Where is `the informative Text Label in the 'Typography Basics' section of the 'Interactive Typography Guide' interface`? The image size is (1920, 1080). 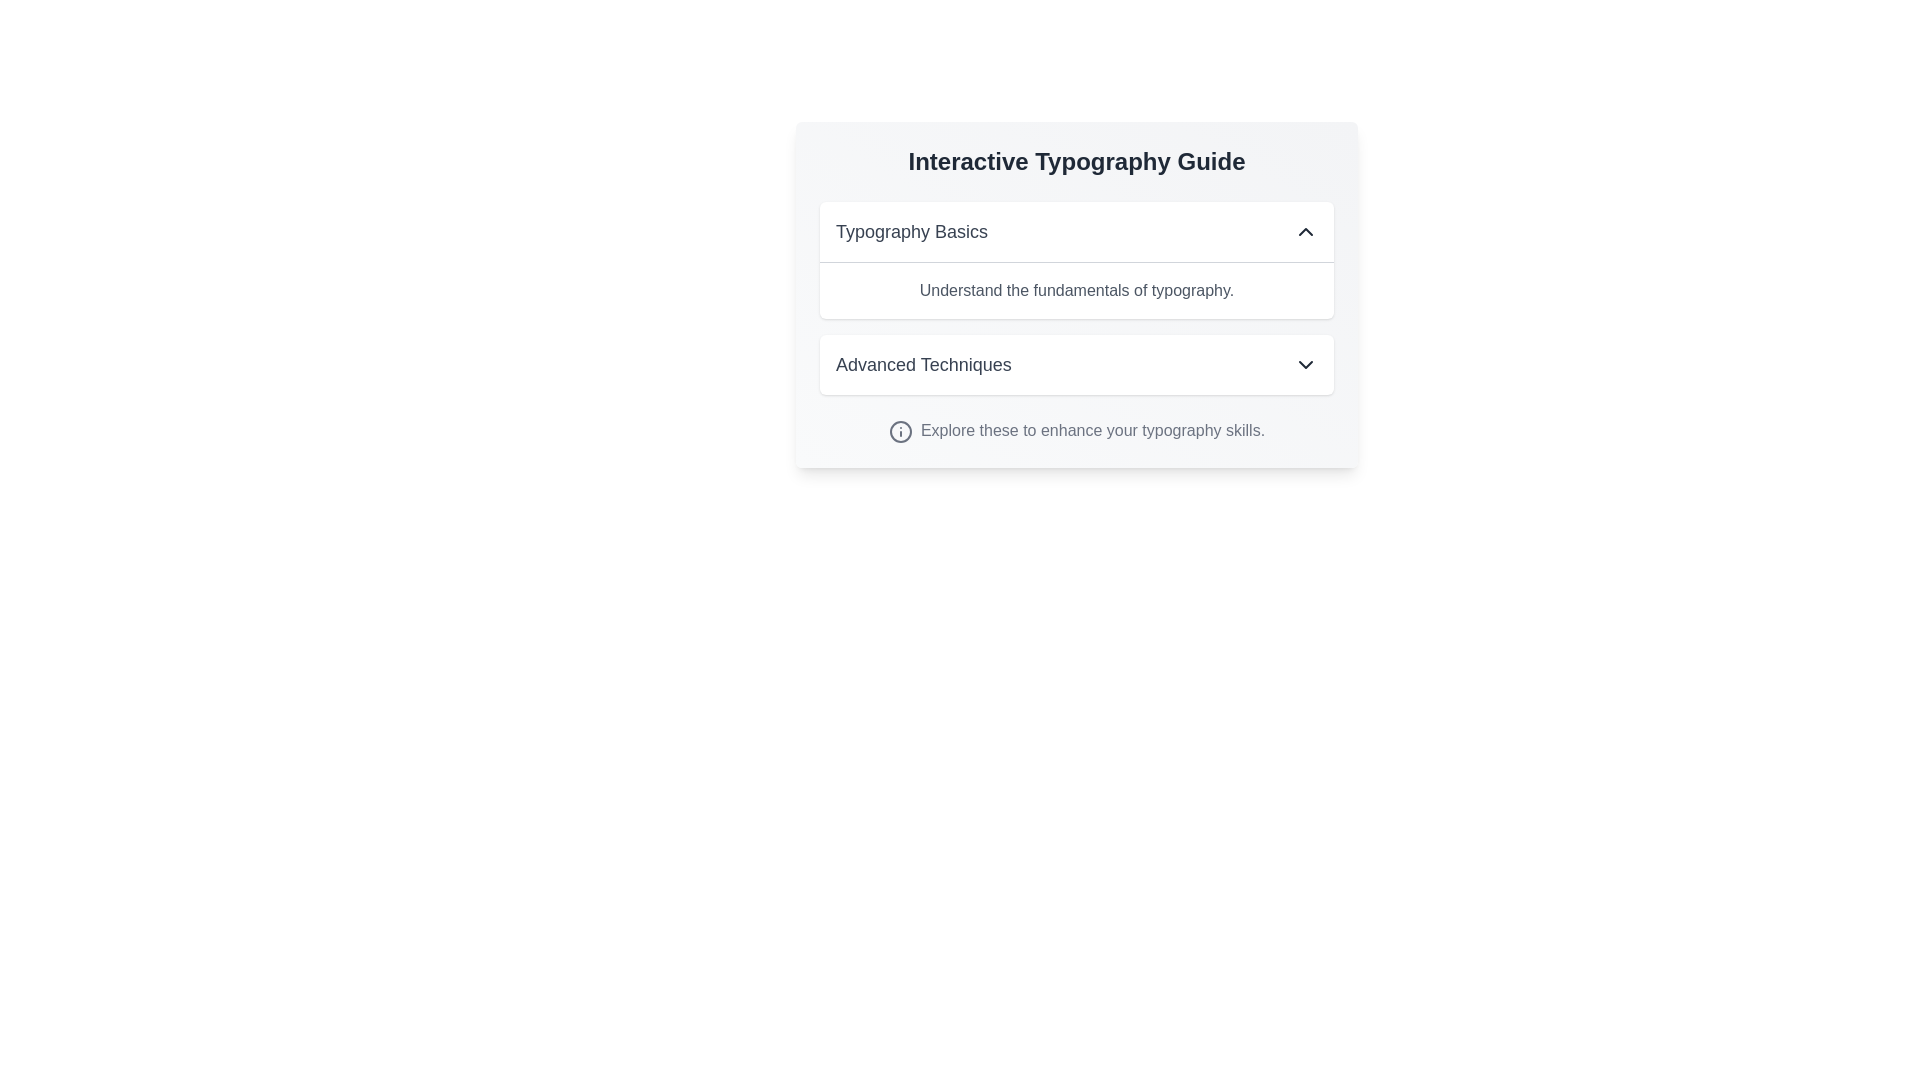
the informative Text Label in the 'Typography Basics' section of the 'Interactive Typography Guide' interface is located at coordinates (1075, 290).